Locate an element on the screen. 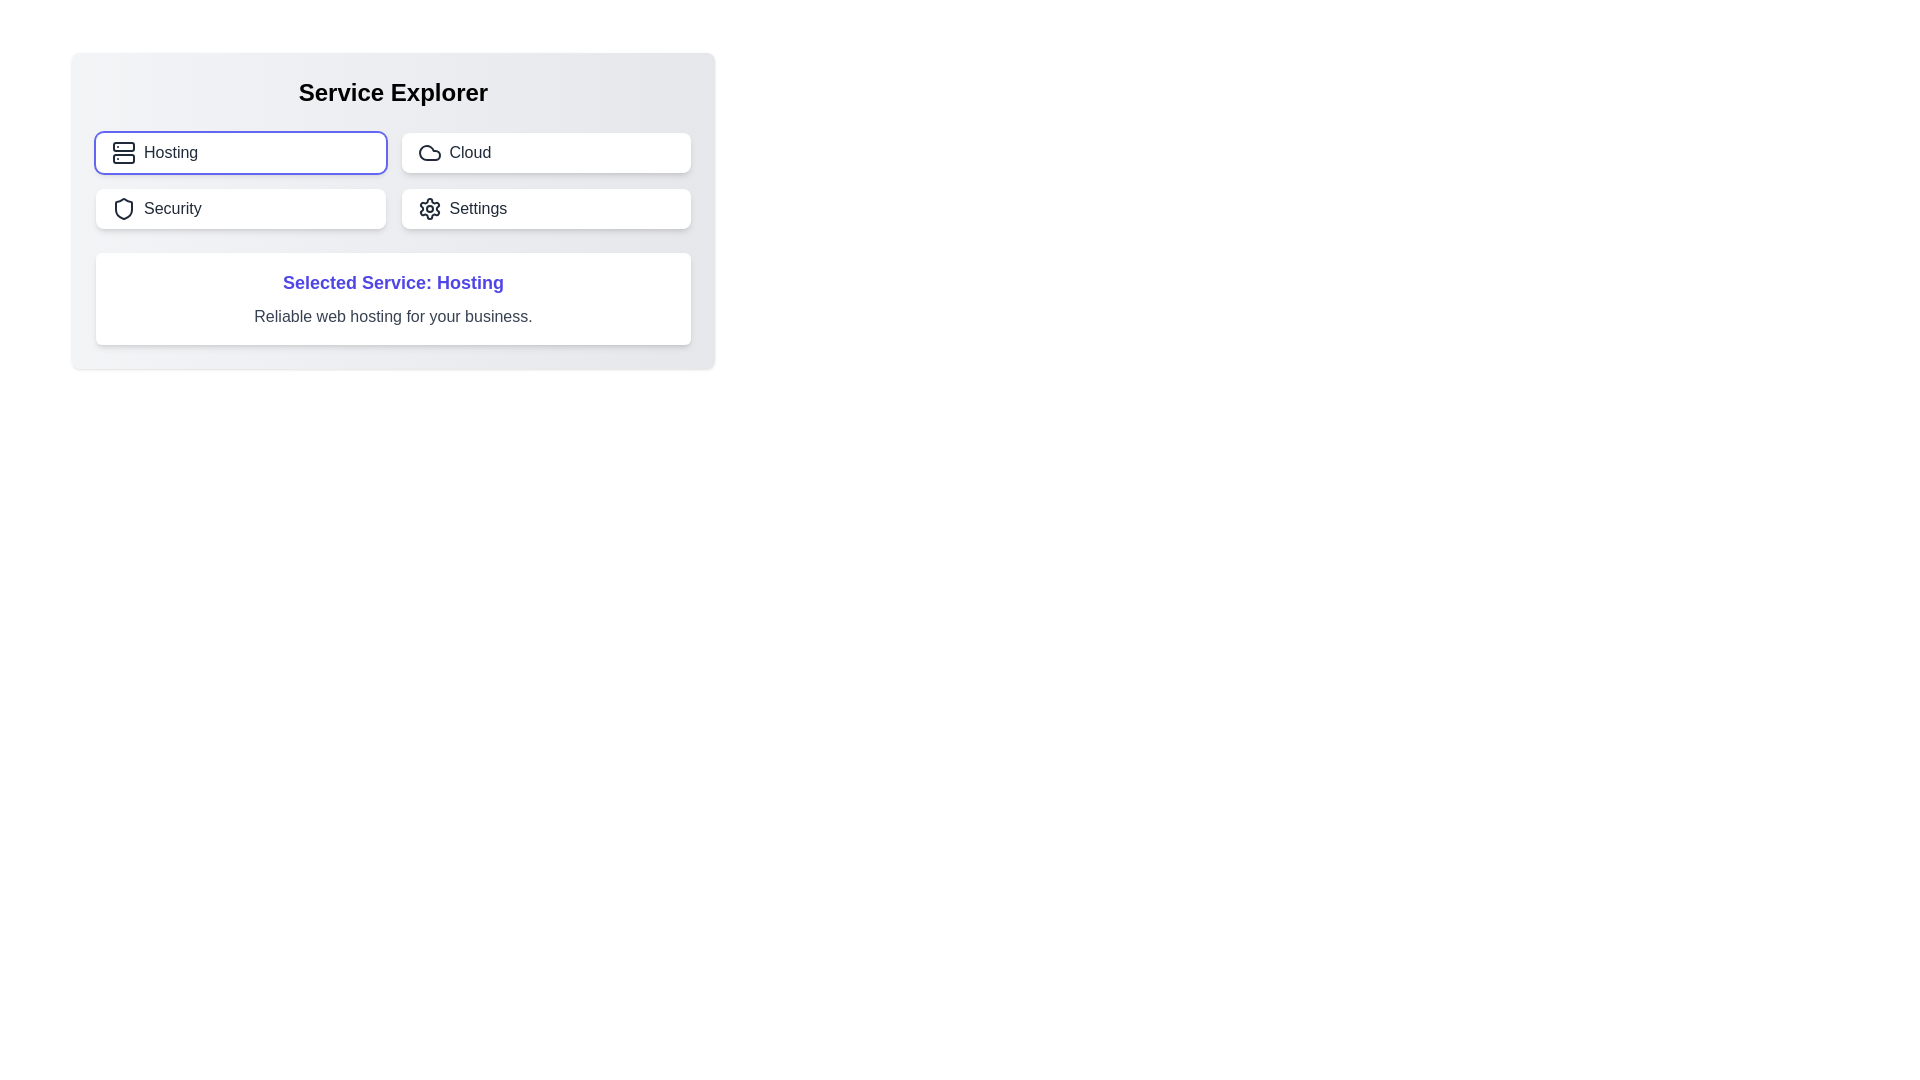 The height and width of the screenshot is (1080, 1920). the gear icon representing settings, located within the Settings button on the right-hand side of the Service Explorer component is located at coordinates (428, 208).